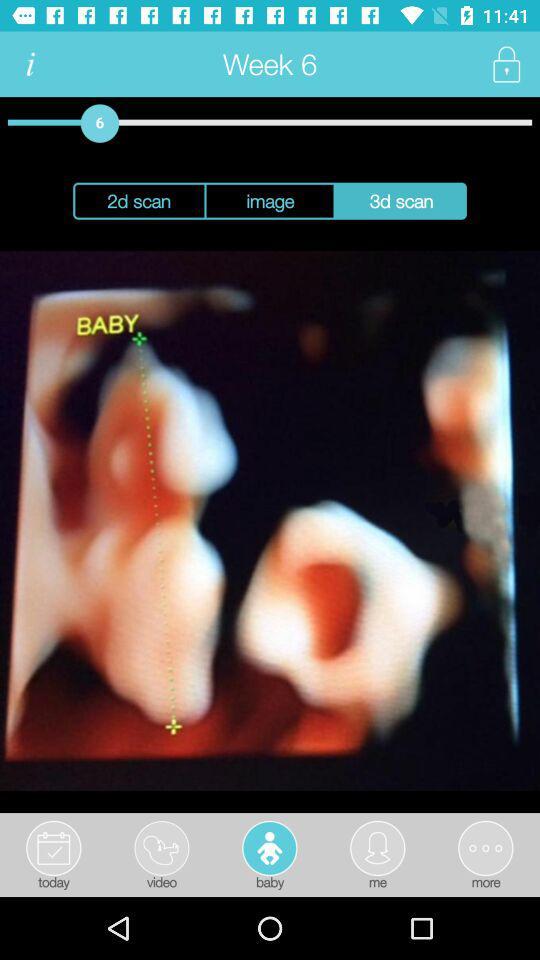  I want to click on information, so click(29, 64).